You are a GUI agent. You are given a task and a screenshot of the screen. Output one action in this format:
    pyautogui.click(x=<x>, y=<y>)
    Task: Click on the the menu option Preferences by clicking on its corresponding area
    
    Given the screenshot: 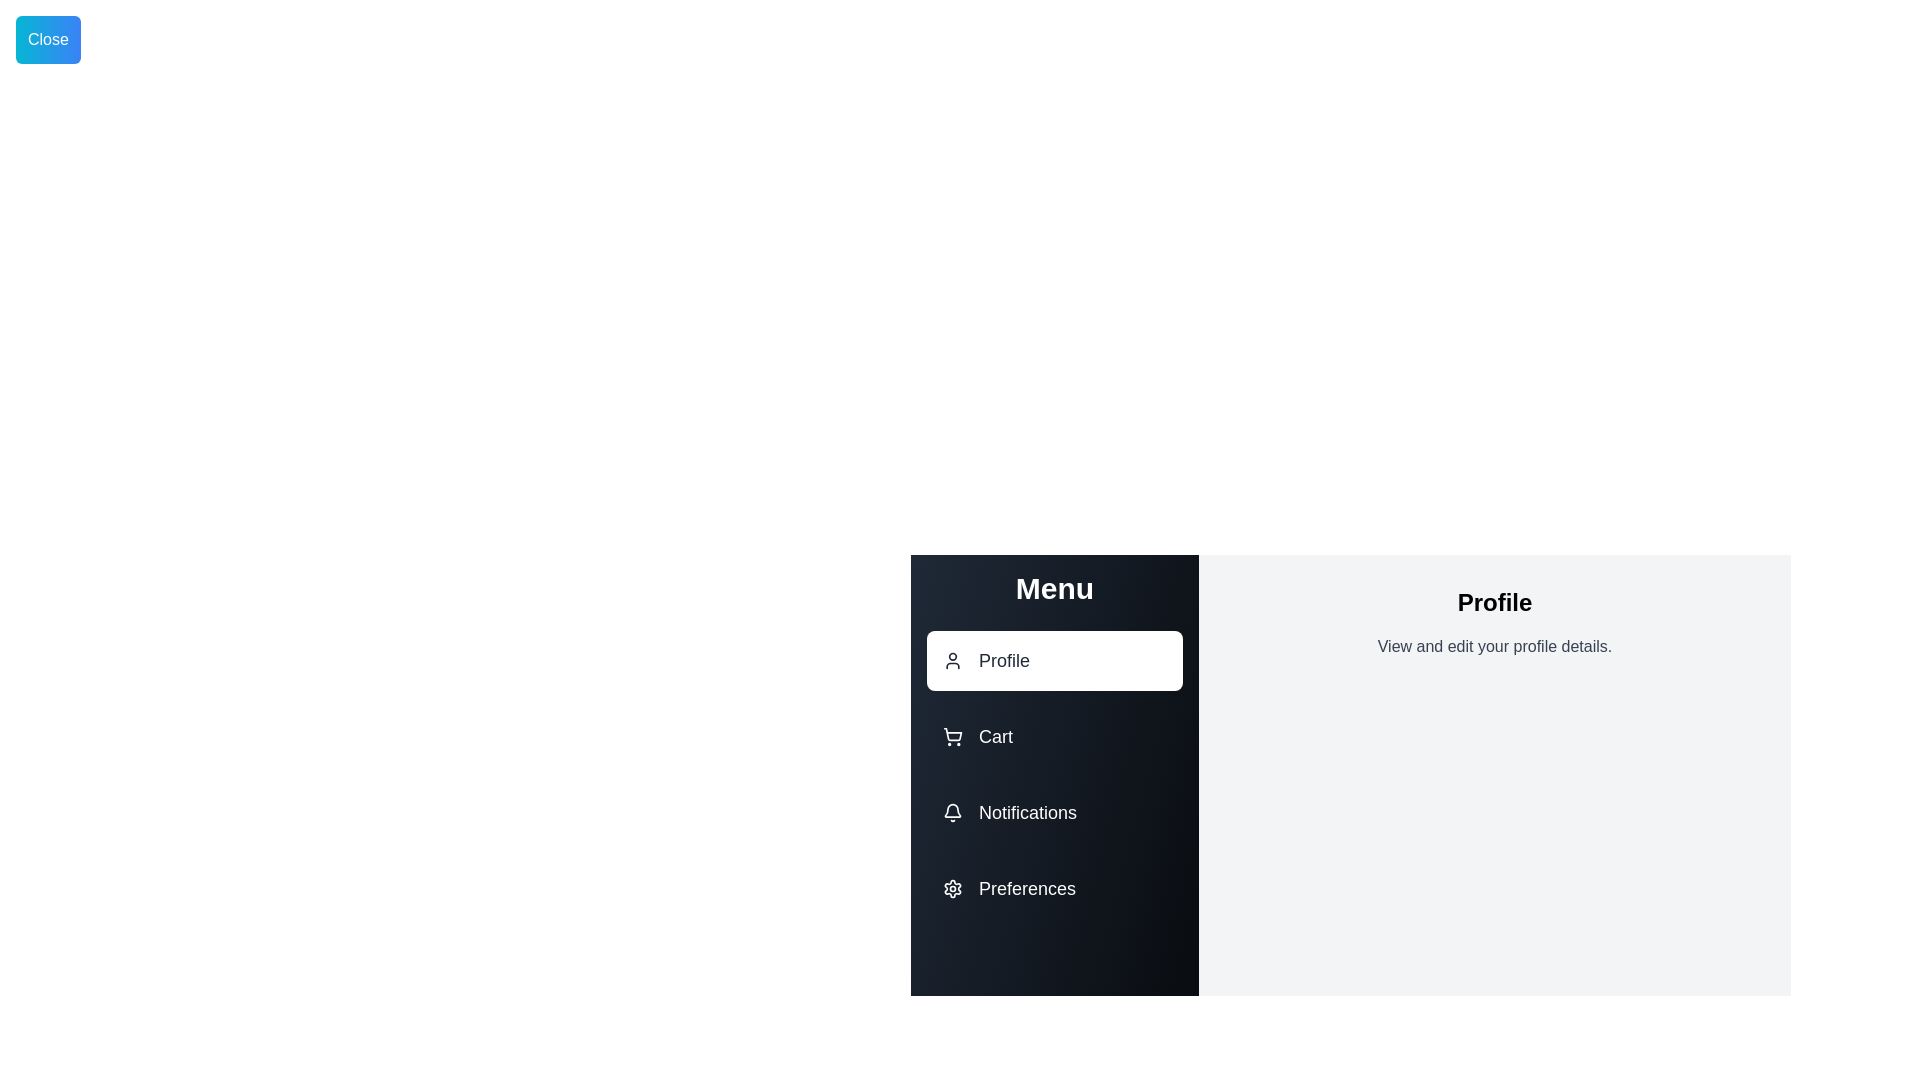 What is the action you would take?
    pyautogui.click(x=1054, y=887)
    